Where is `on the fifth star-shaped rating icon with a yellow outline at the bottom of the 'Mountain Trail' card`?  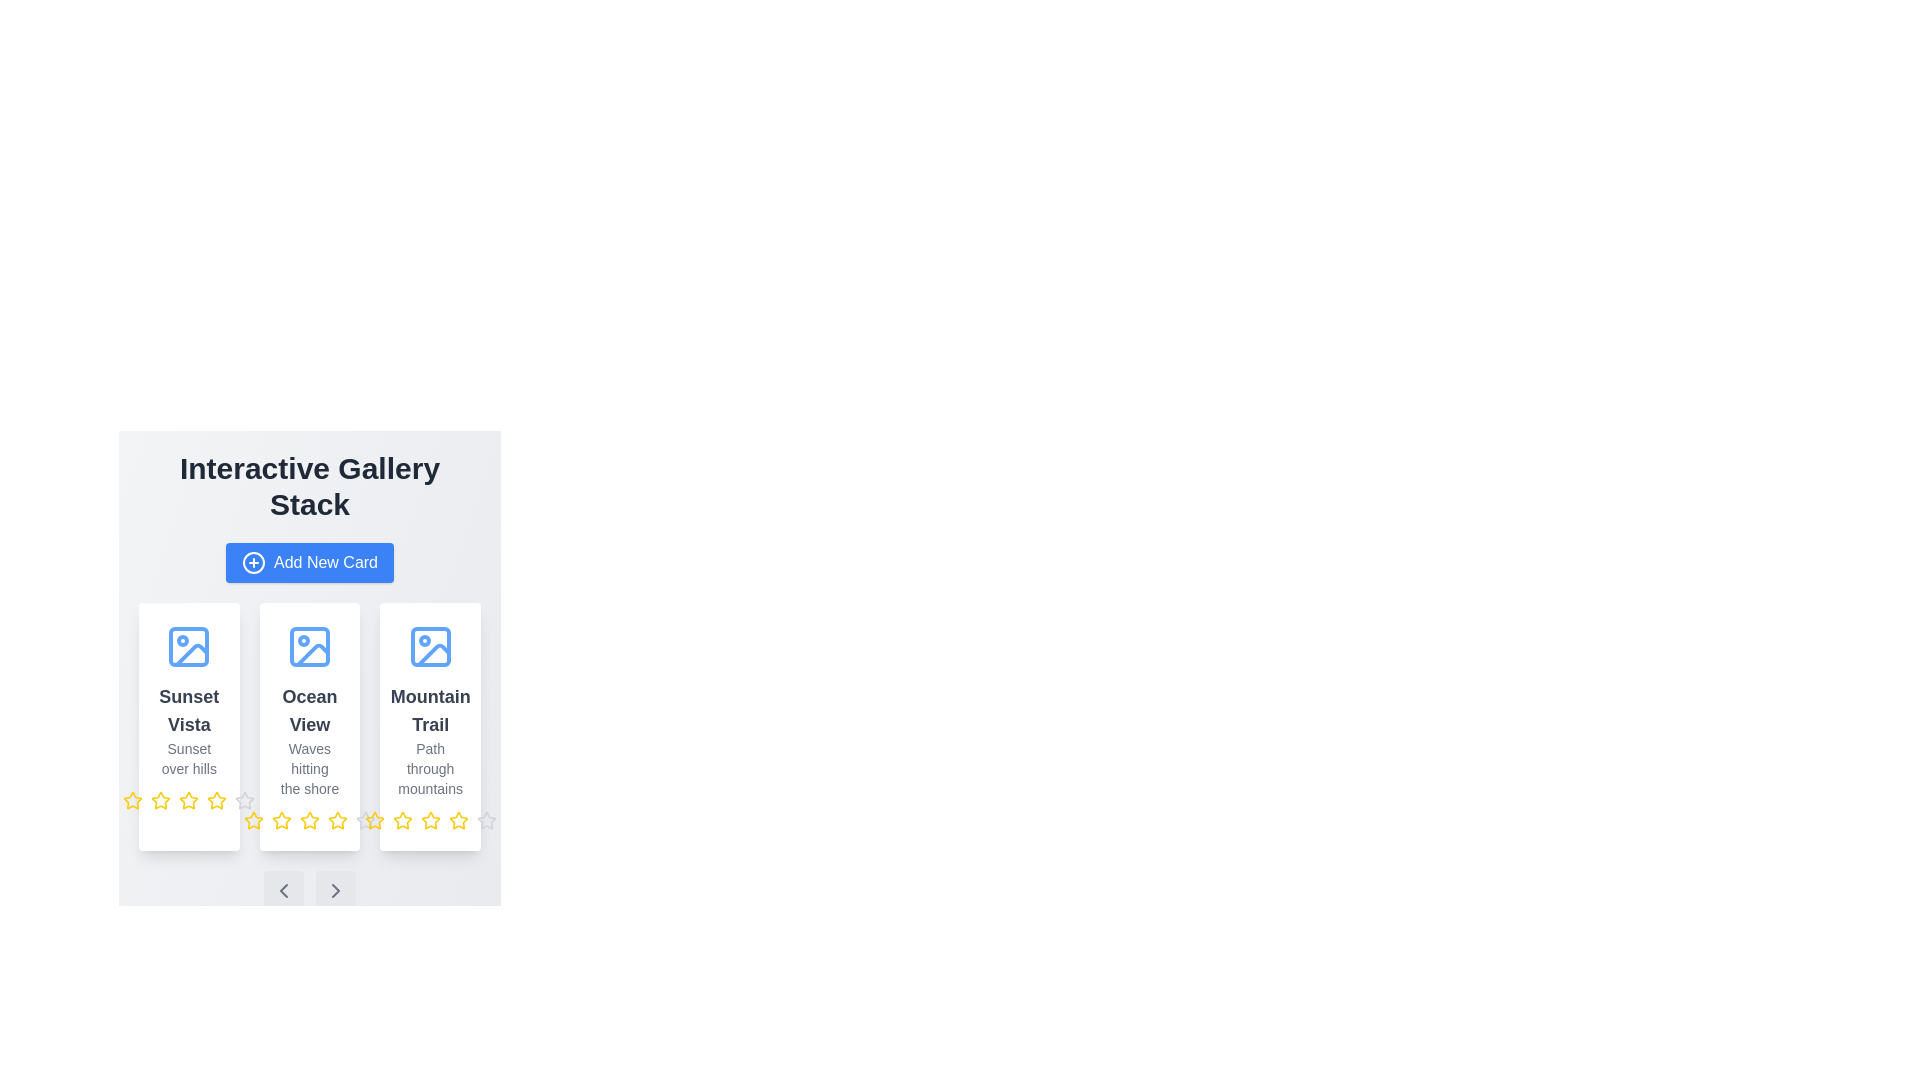
on the fifth star-shaped rating icon with a yellow outline at the bottom of the 'Mountain Trail' card is located at coordinates (429, 820).